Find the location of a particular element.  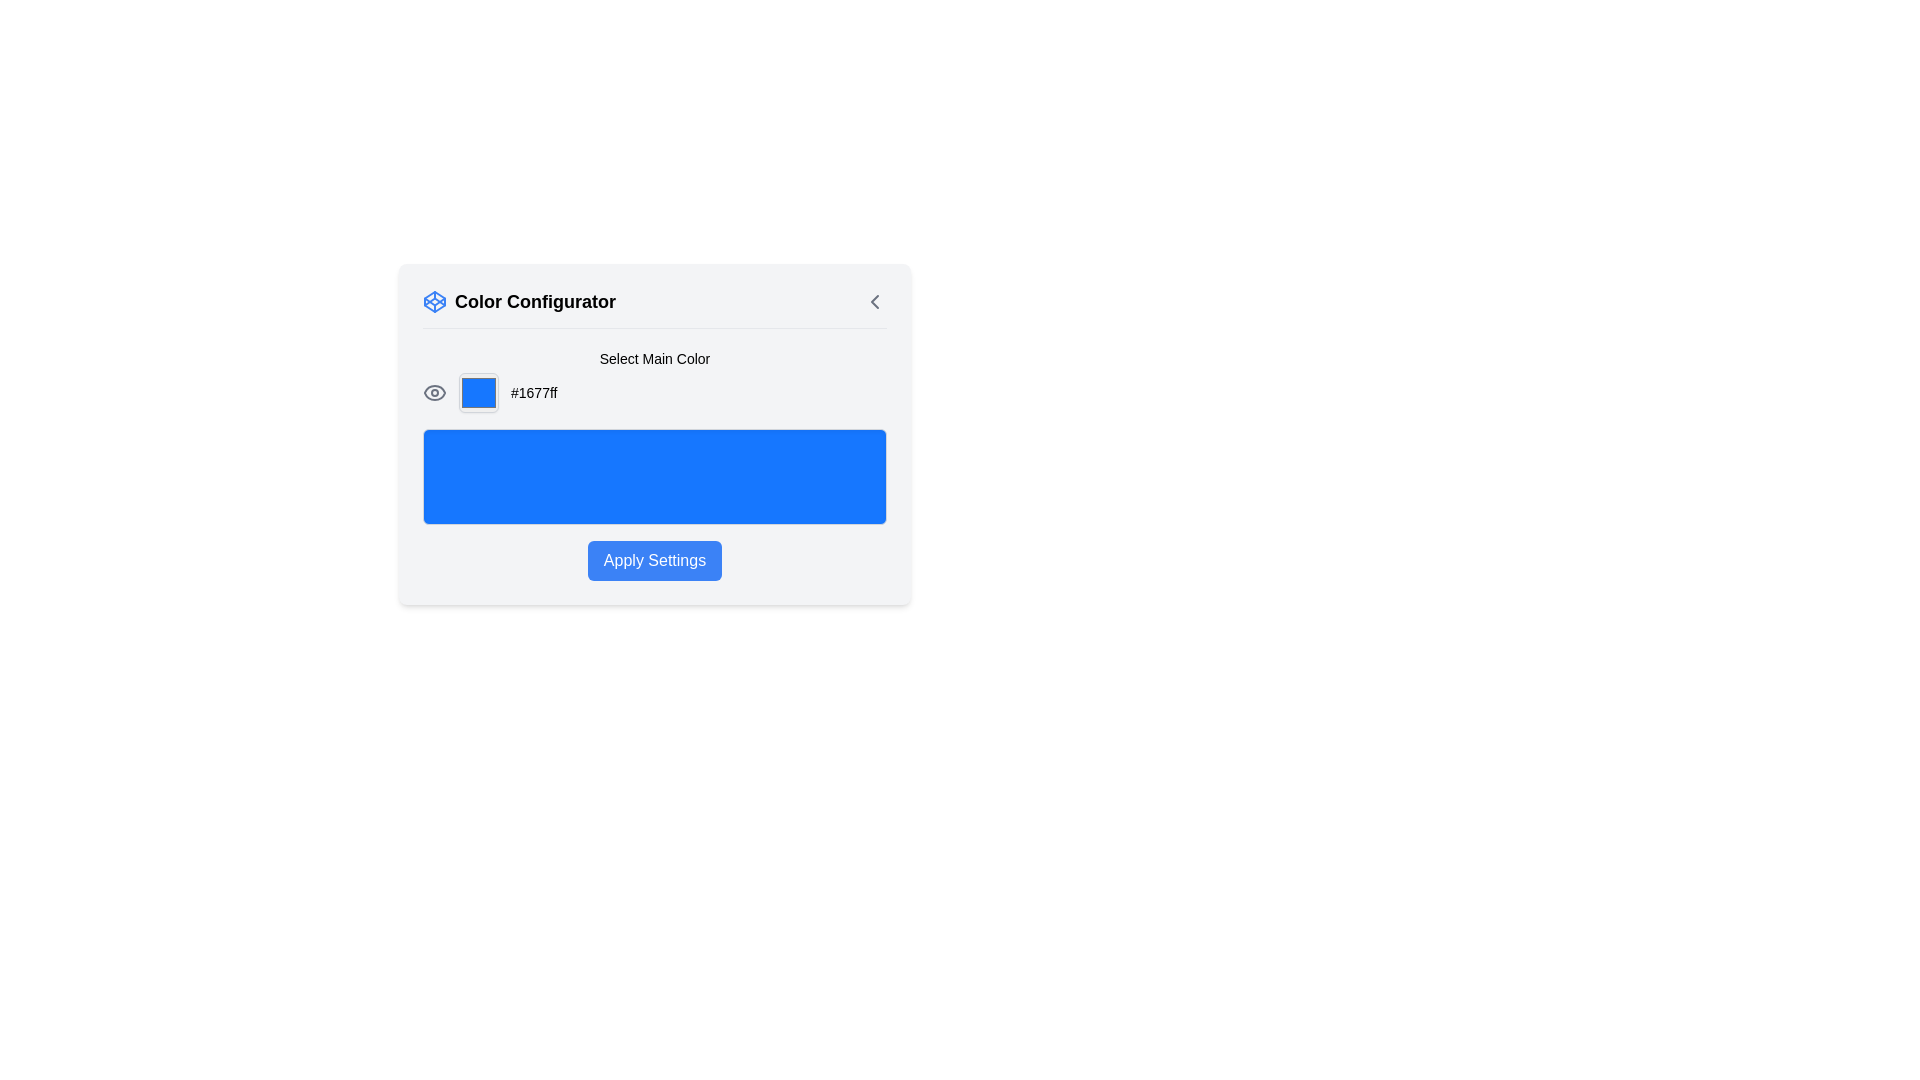

the rightmost icon button in the header section of the 'Color Configurator' panel is located at coordinates (874, 301).